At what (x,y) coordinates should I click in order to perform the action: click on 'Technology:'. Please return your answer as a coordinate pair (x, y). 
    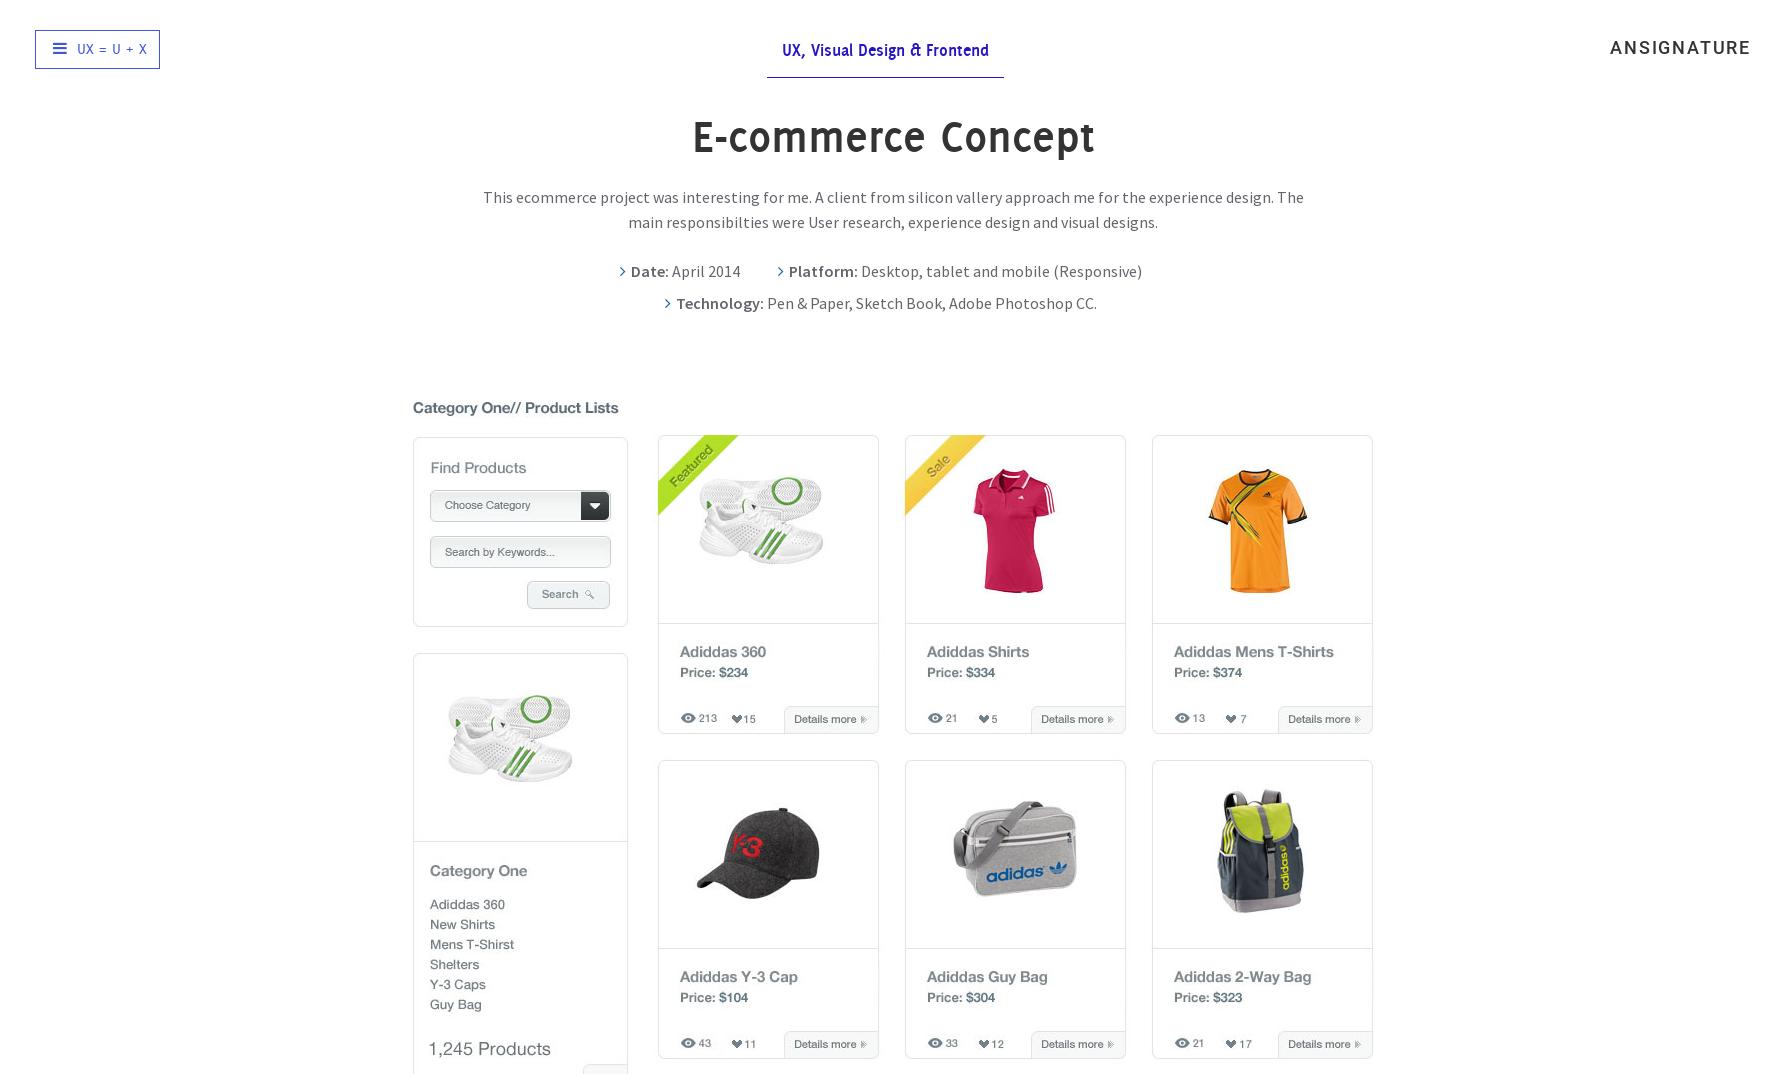
    Looking at the image, I should click on (674, 302).